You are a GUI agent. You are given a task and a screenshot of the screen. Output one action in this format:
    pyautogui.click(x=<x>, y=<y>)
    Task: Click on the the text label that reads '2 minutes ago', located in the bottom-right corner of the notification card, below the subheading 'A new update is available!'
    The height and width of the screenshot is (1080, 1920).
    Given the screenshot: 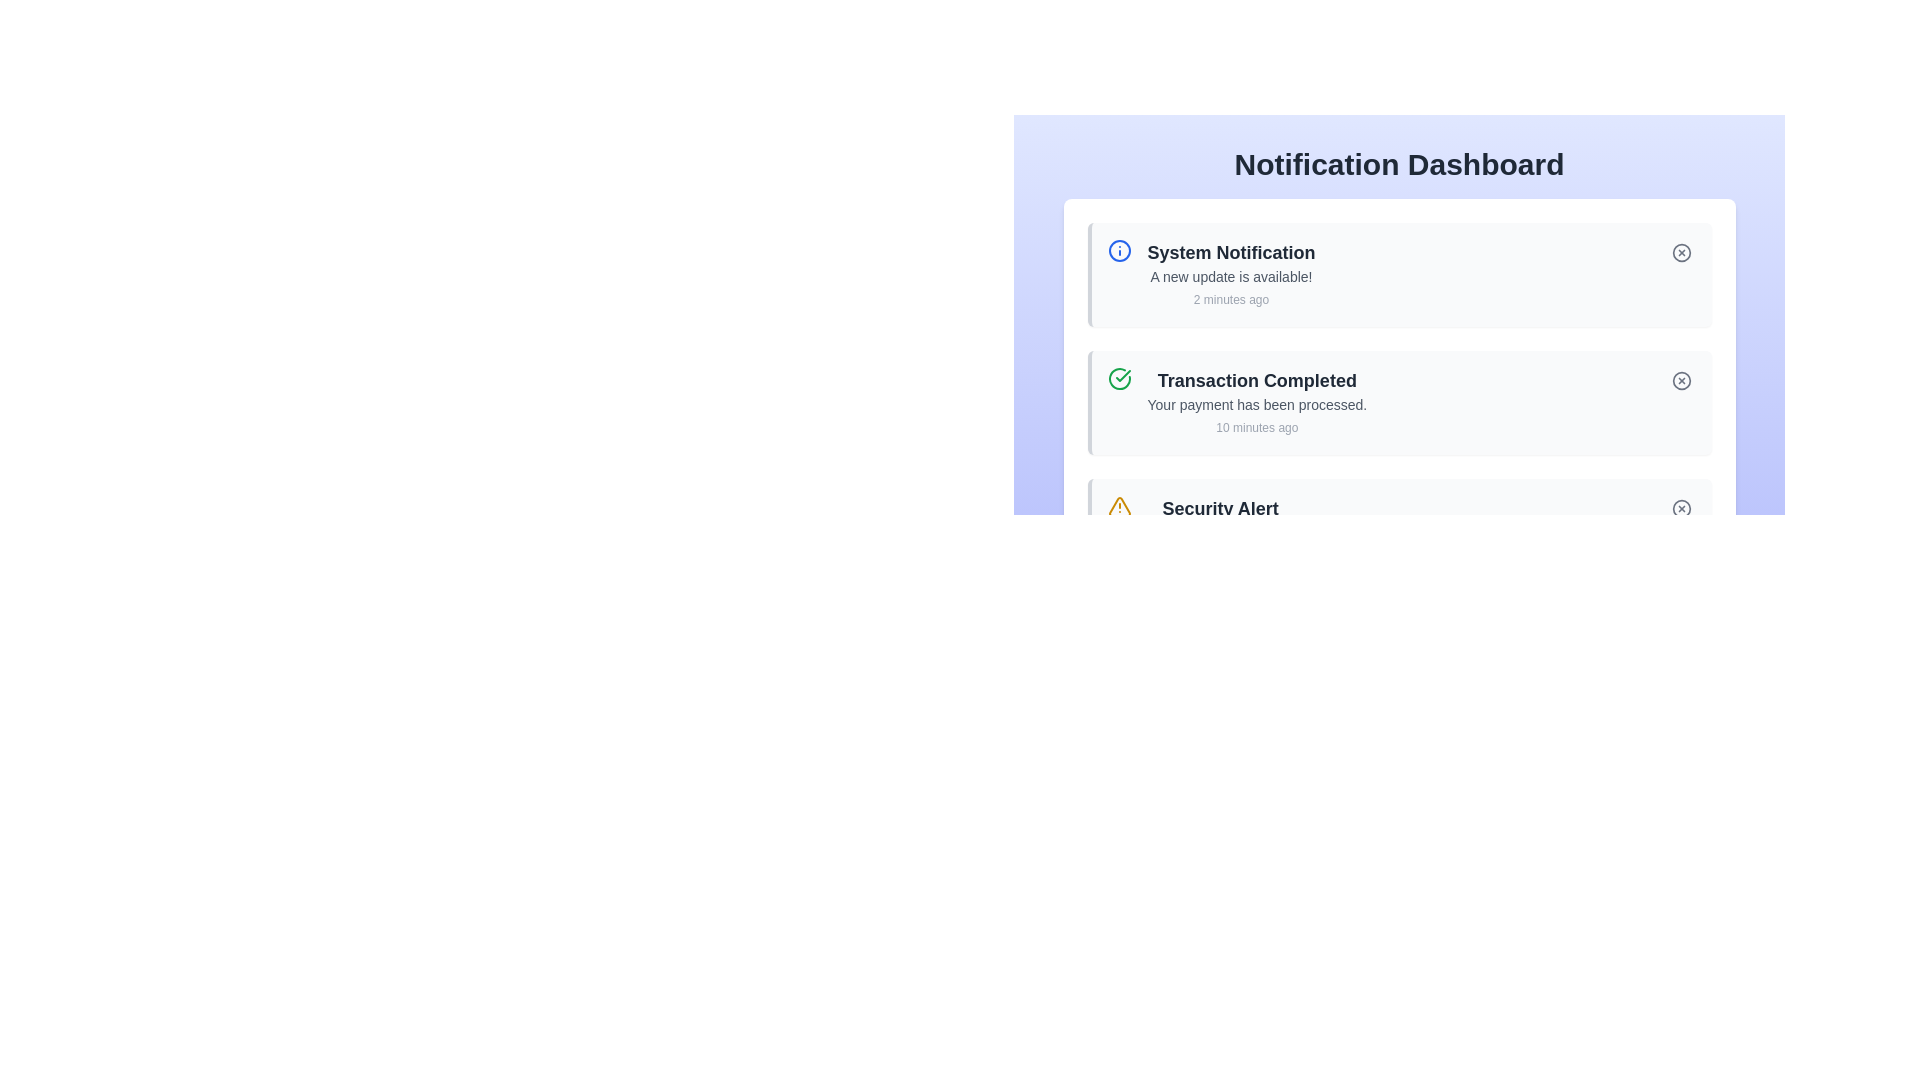 What is the action you would take?
    pyautogui.click(x=1230, y=300)
    